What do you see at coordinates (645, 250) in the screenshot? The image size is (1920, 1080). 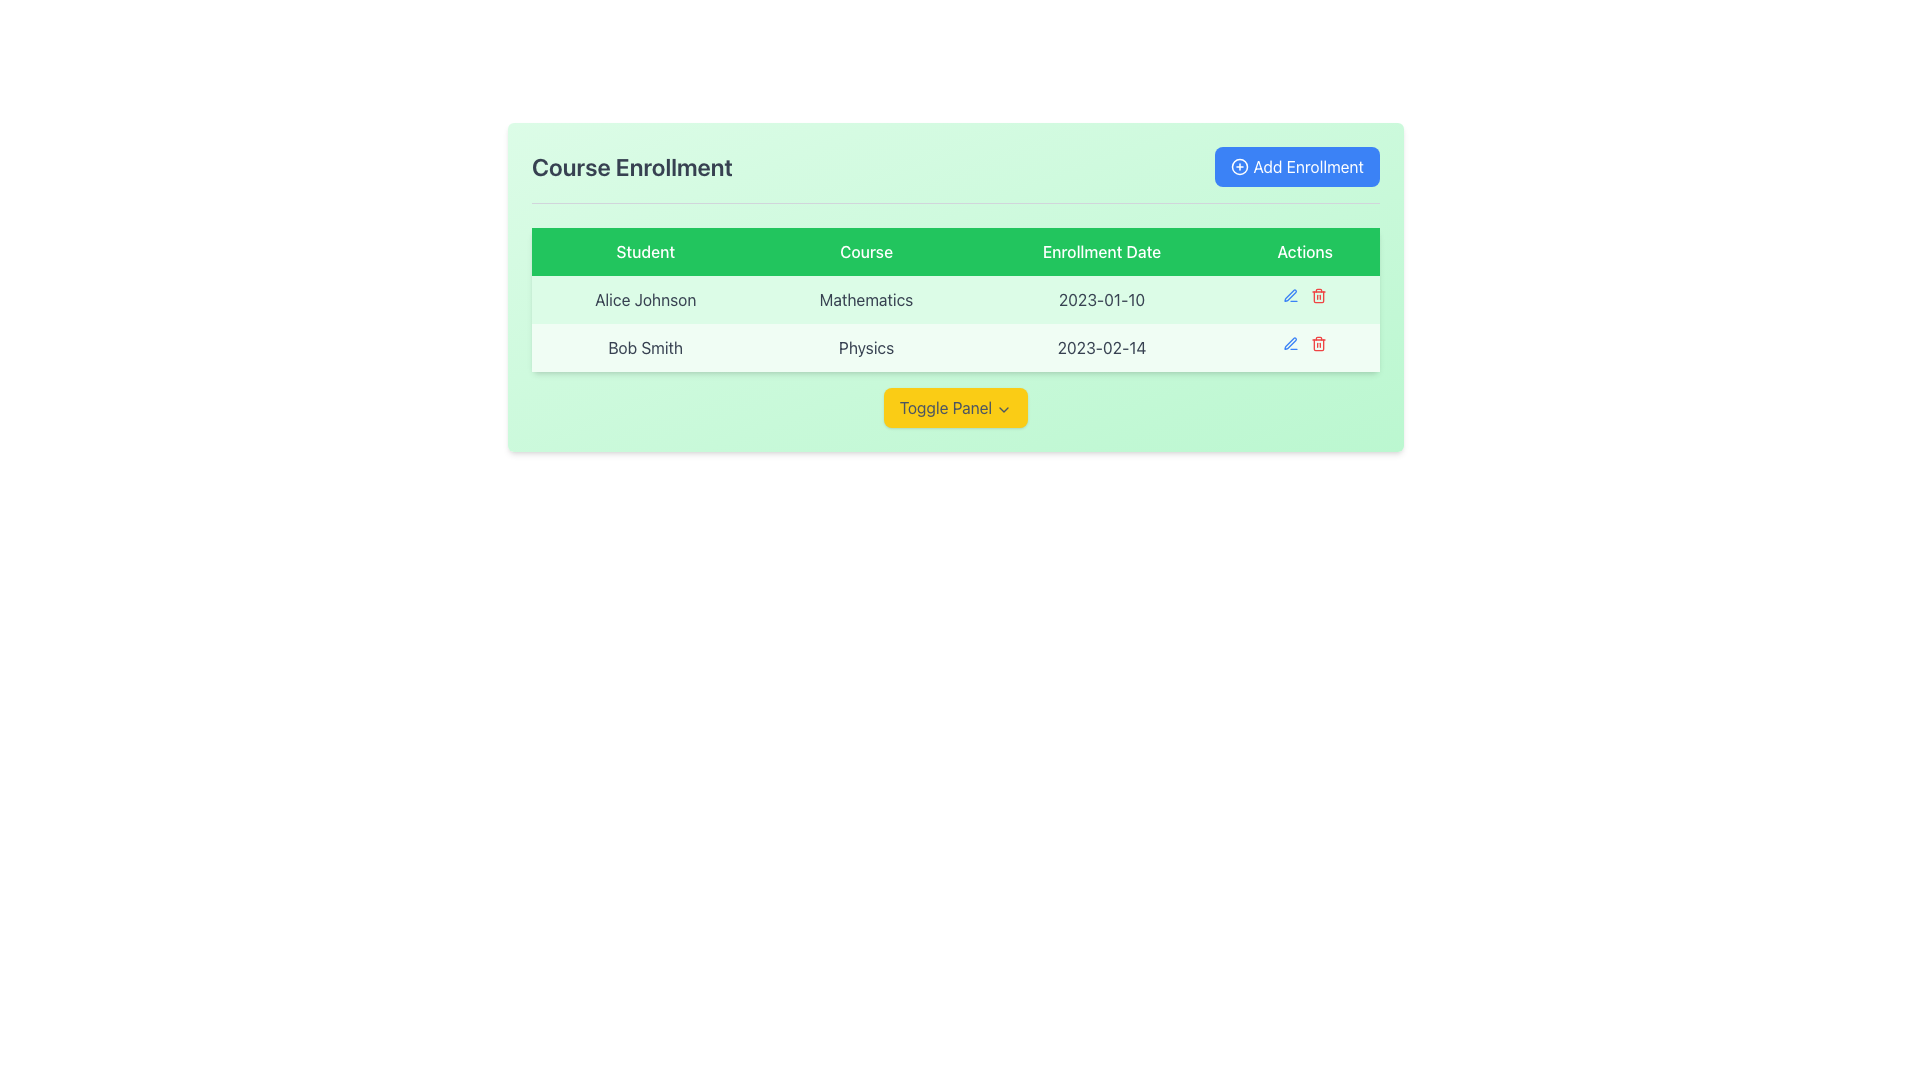 I see `the 'Student' column header cell in the data table, which is located in the first column of the header row and indicates data related to students' names` at bounding box center [645, 250].